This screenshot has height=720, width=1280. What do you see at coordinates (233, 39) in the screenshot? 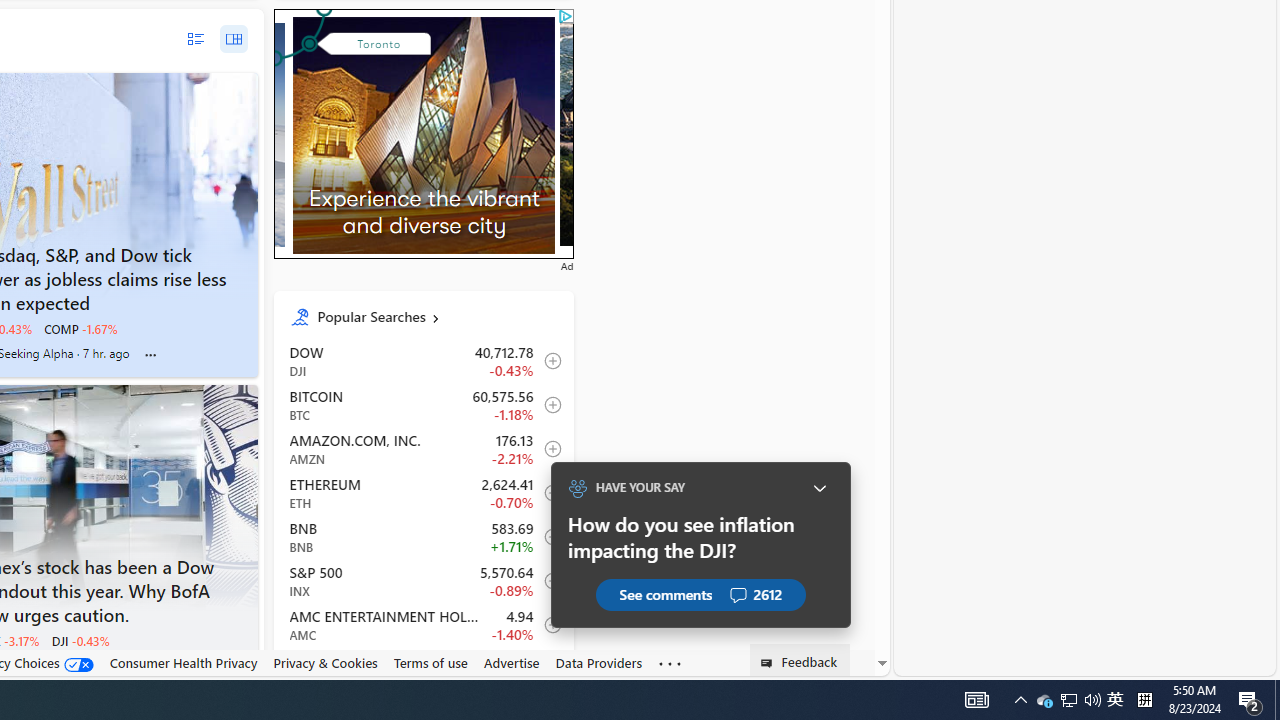
I see `'grid layout'` at bounding box center [233, 39].